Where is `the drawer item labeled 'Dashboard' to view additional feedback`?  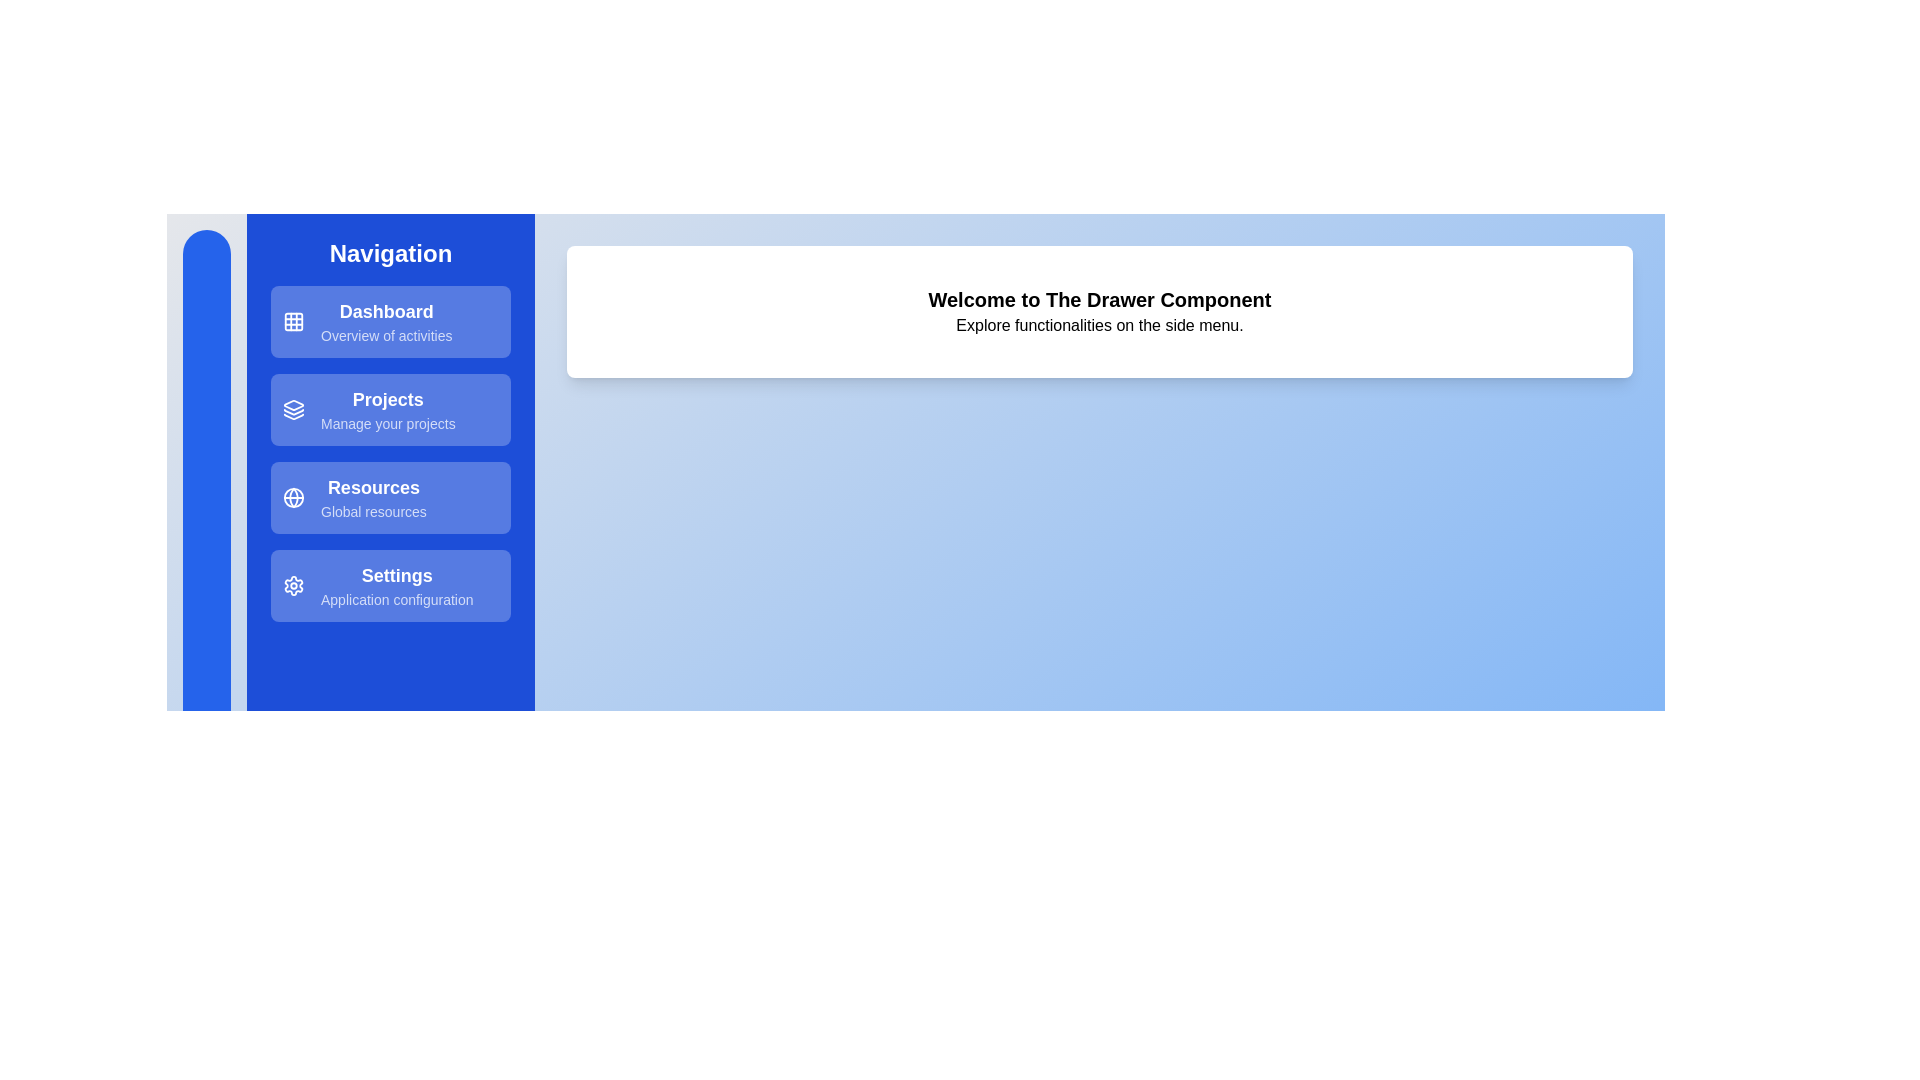
the drawer item labeled 'Dashboard' to view additional feedback is located at coordinates (390, 320).